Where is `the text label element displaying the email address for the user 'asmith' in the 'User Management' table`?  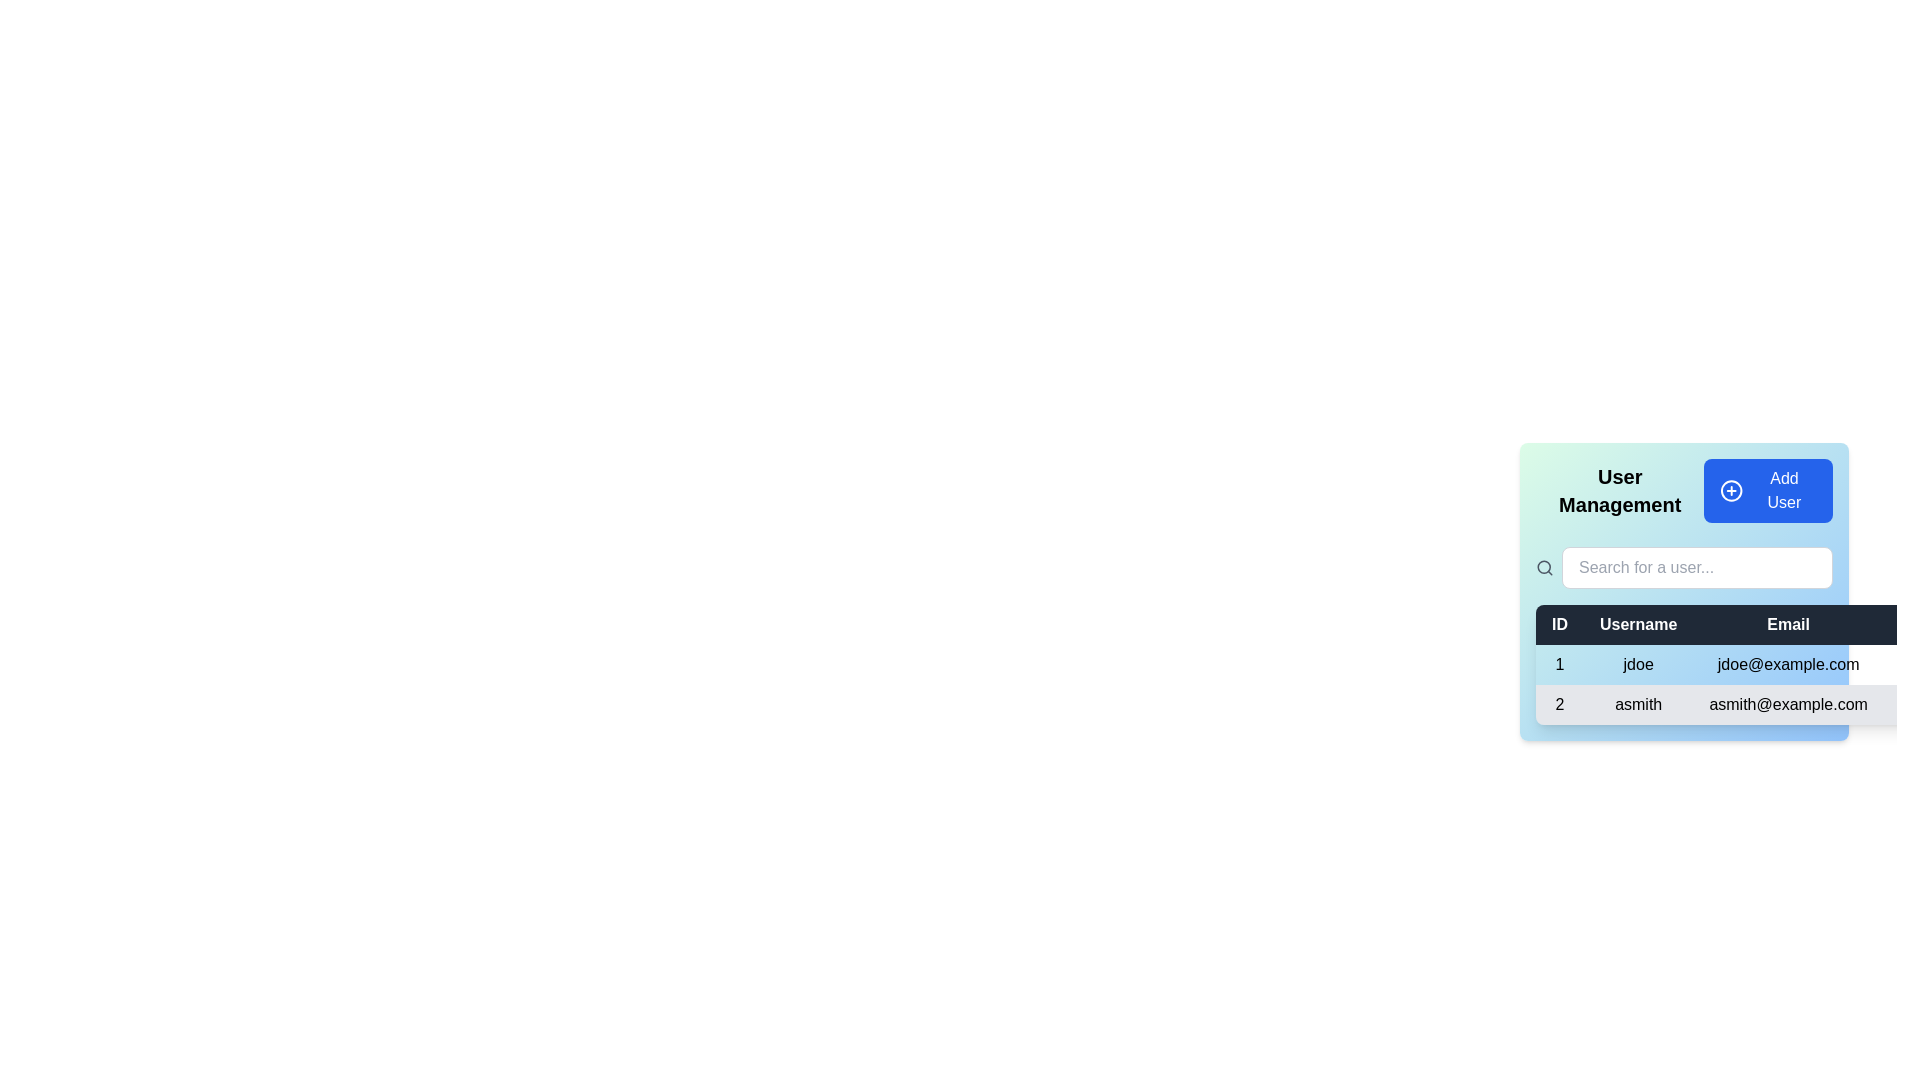 the text label element displaying the email address for the user 'asmith' in the 'User Management' table is located at coordinates (1788, 704).